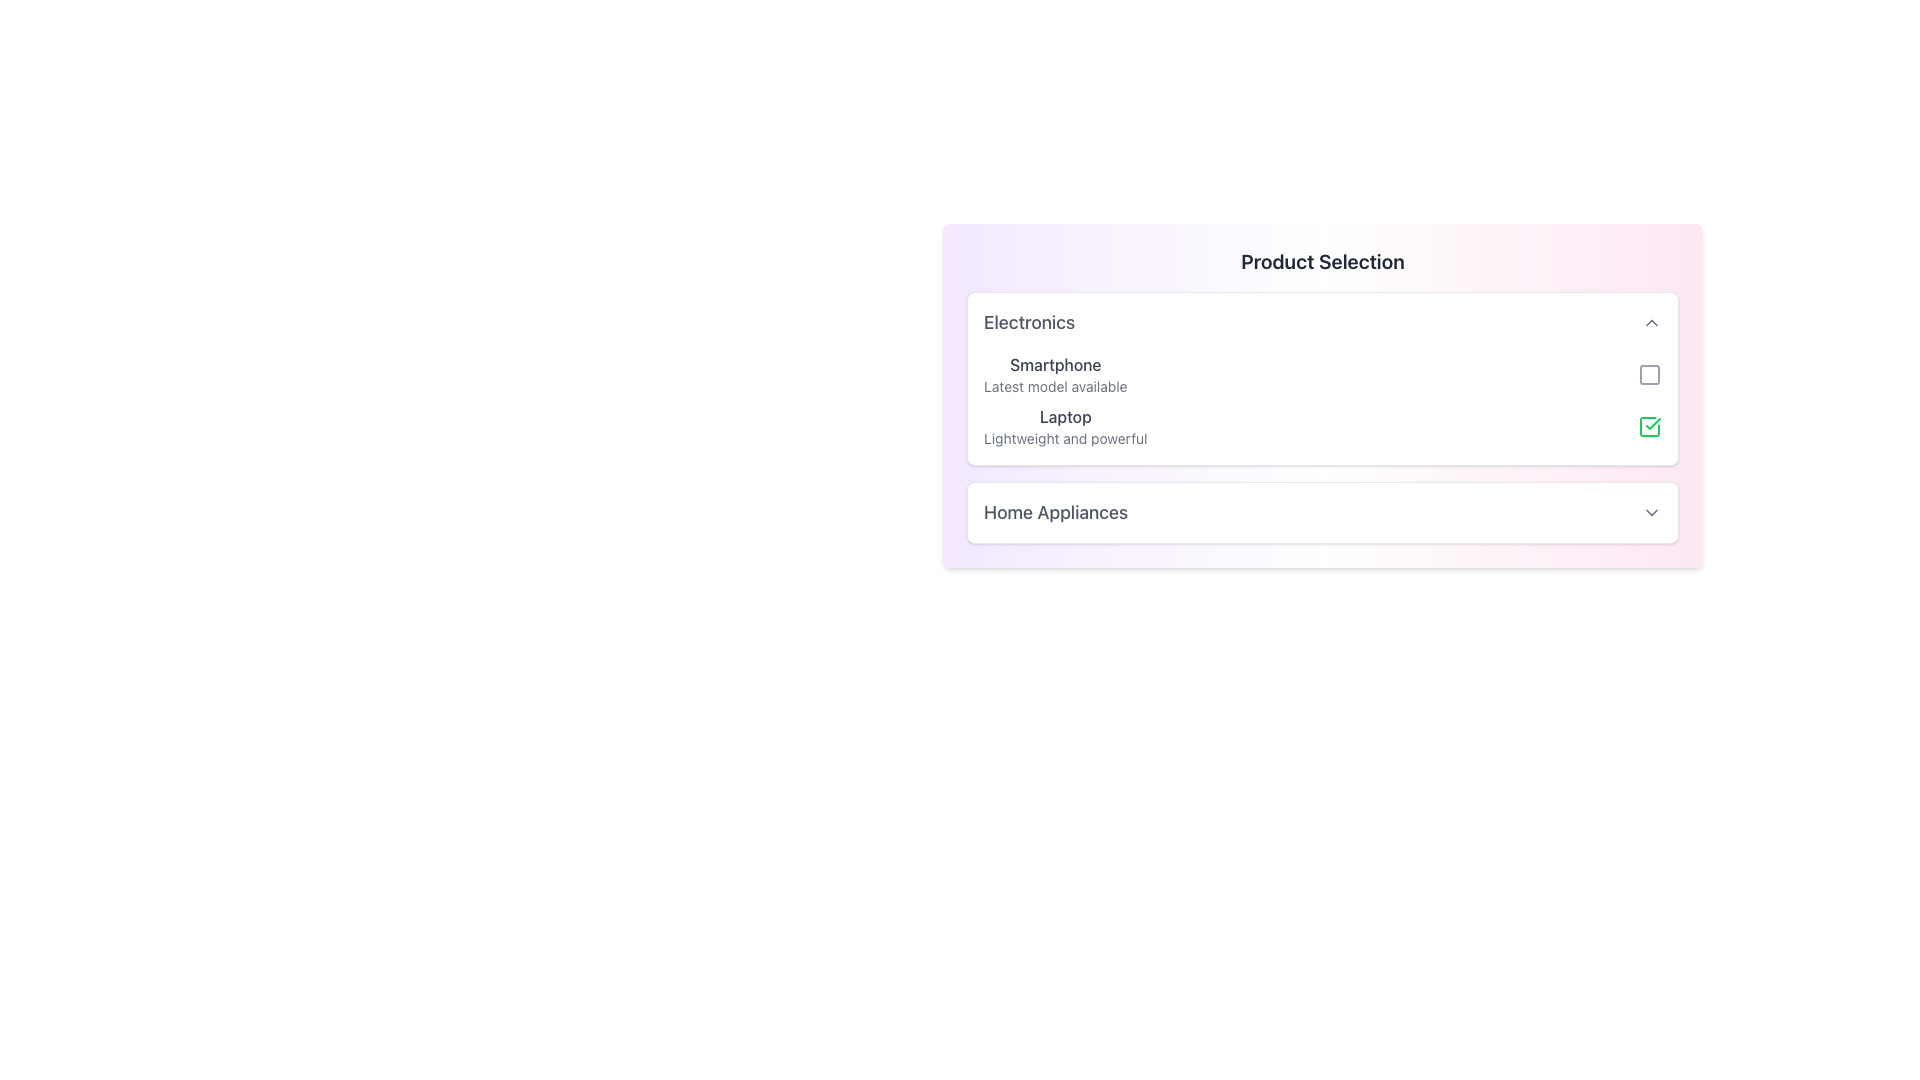  Describe the element at coordinates (1029, 322) in the screenshot. I see `the static text element reading 'Electronics', which is located in the upper-left corner of the 'Product Selection' panel` at that location.